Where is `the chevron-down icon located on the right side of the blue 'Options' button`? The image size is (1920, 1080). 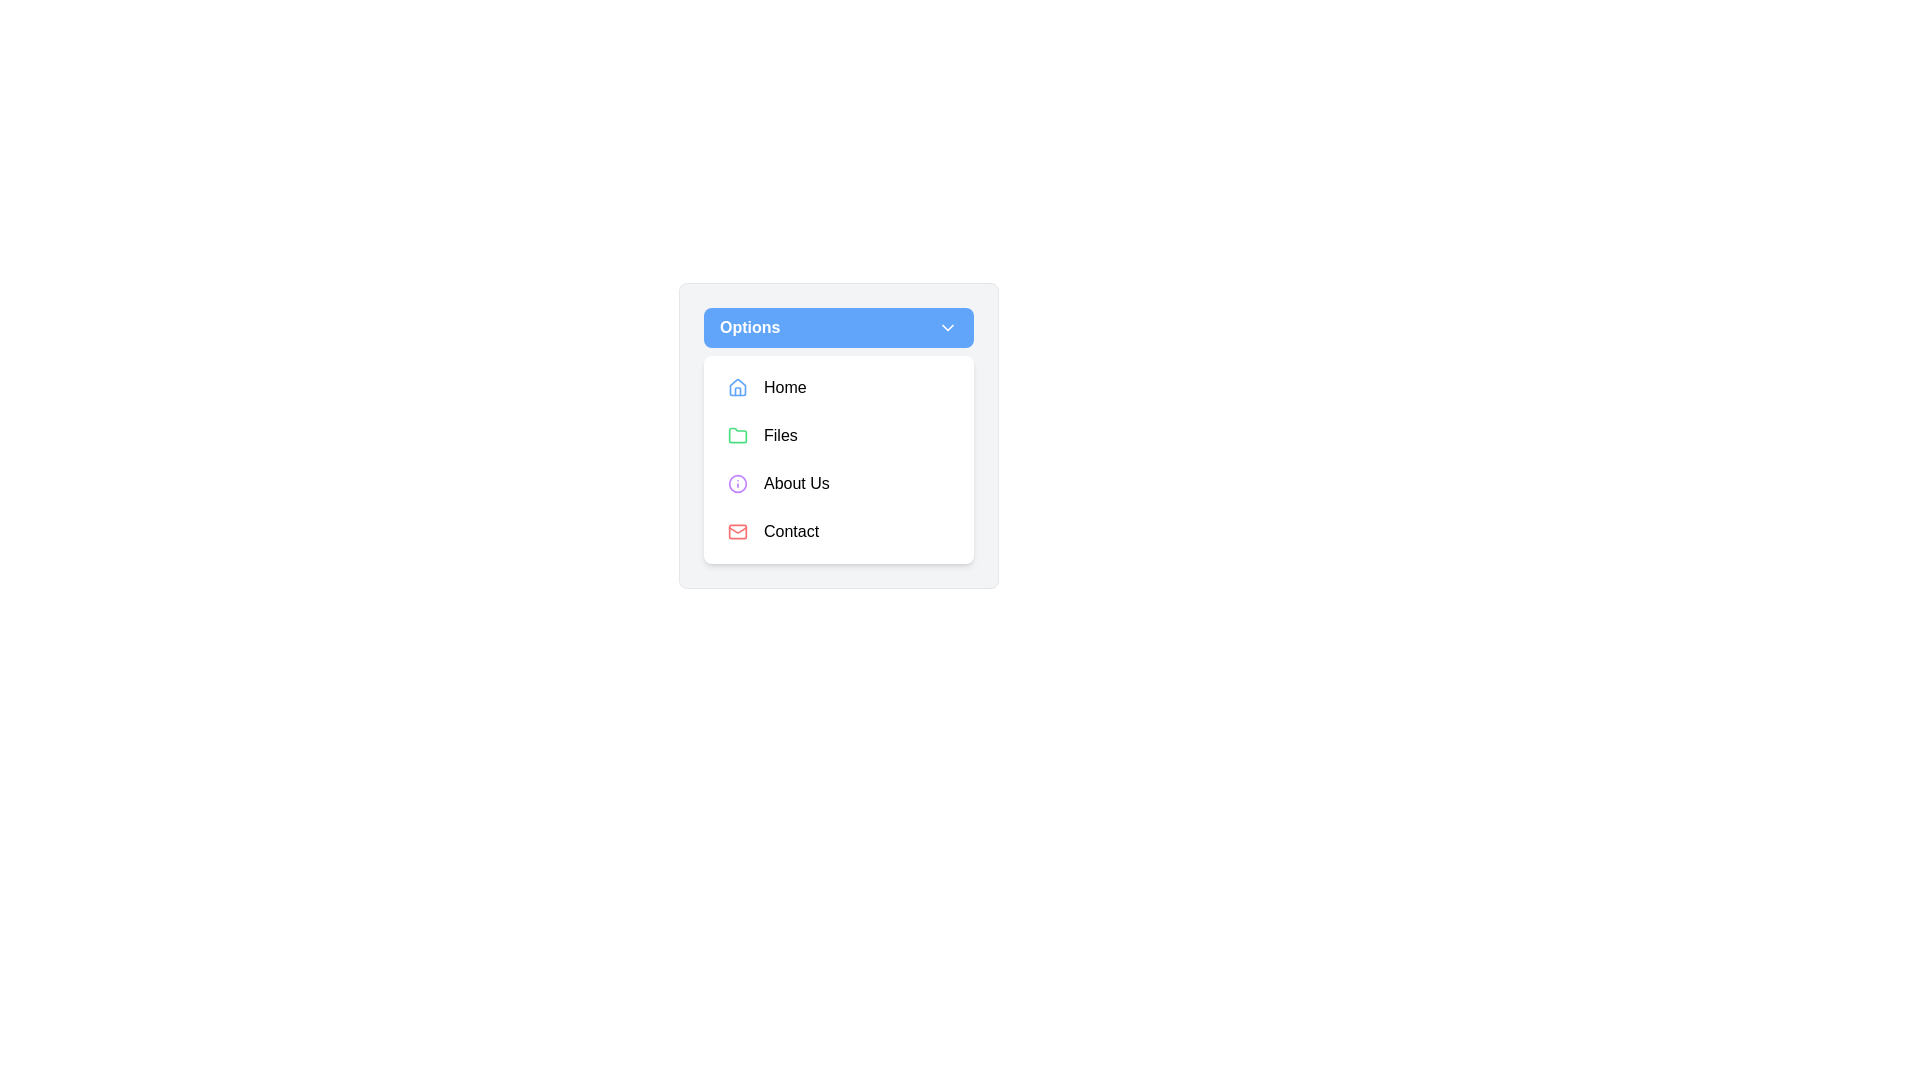 the chevron-down icon located on the right side of the blue 'Options' button is located at coordinates (947, 326).